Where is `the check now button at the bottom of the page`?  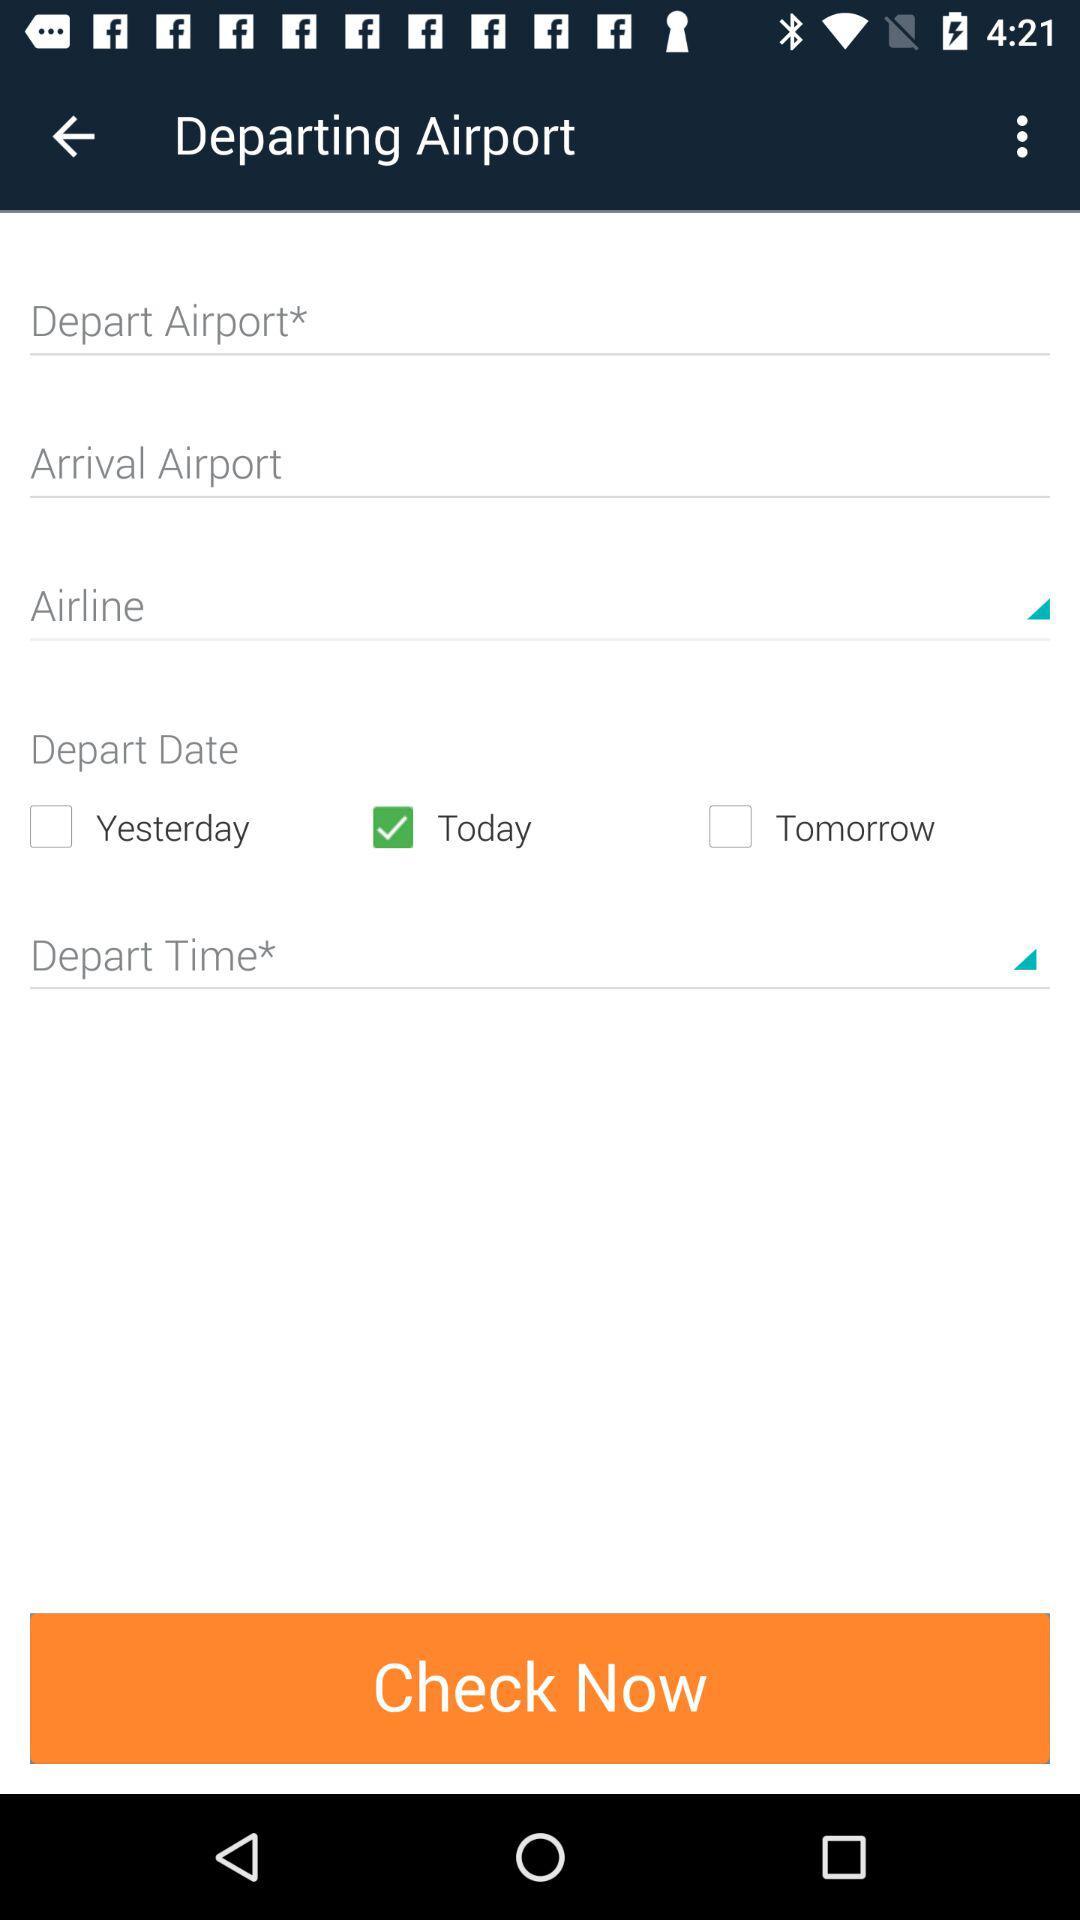 the check now button at the bottom of the page is located at coordinates (540, 1687).